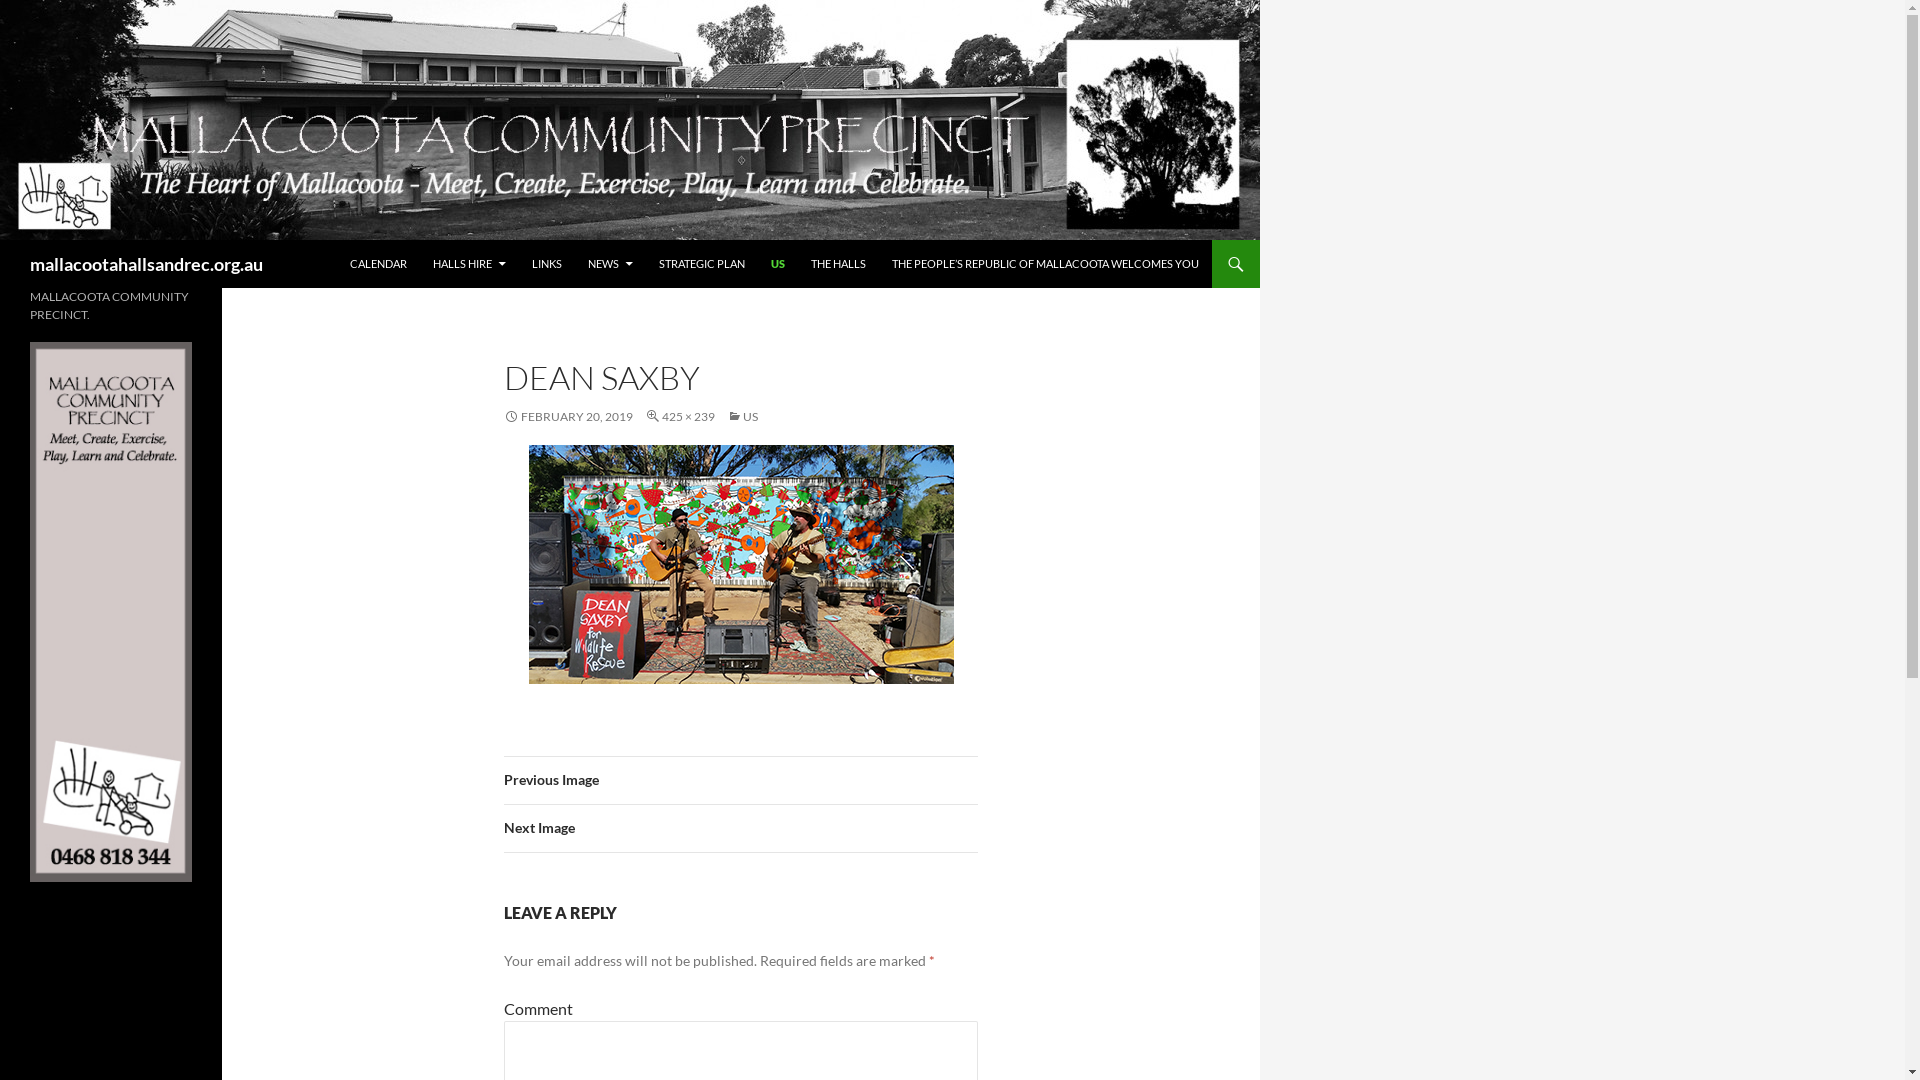 The height and width of the screenshot is (1080, 1920). What do you see at coordinates (350, 239) in the screenshot?
I see `'SKIP TO CONTENT'` at bounding box center [350, 239].